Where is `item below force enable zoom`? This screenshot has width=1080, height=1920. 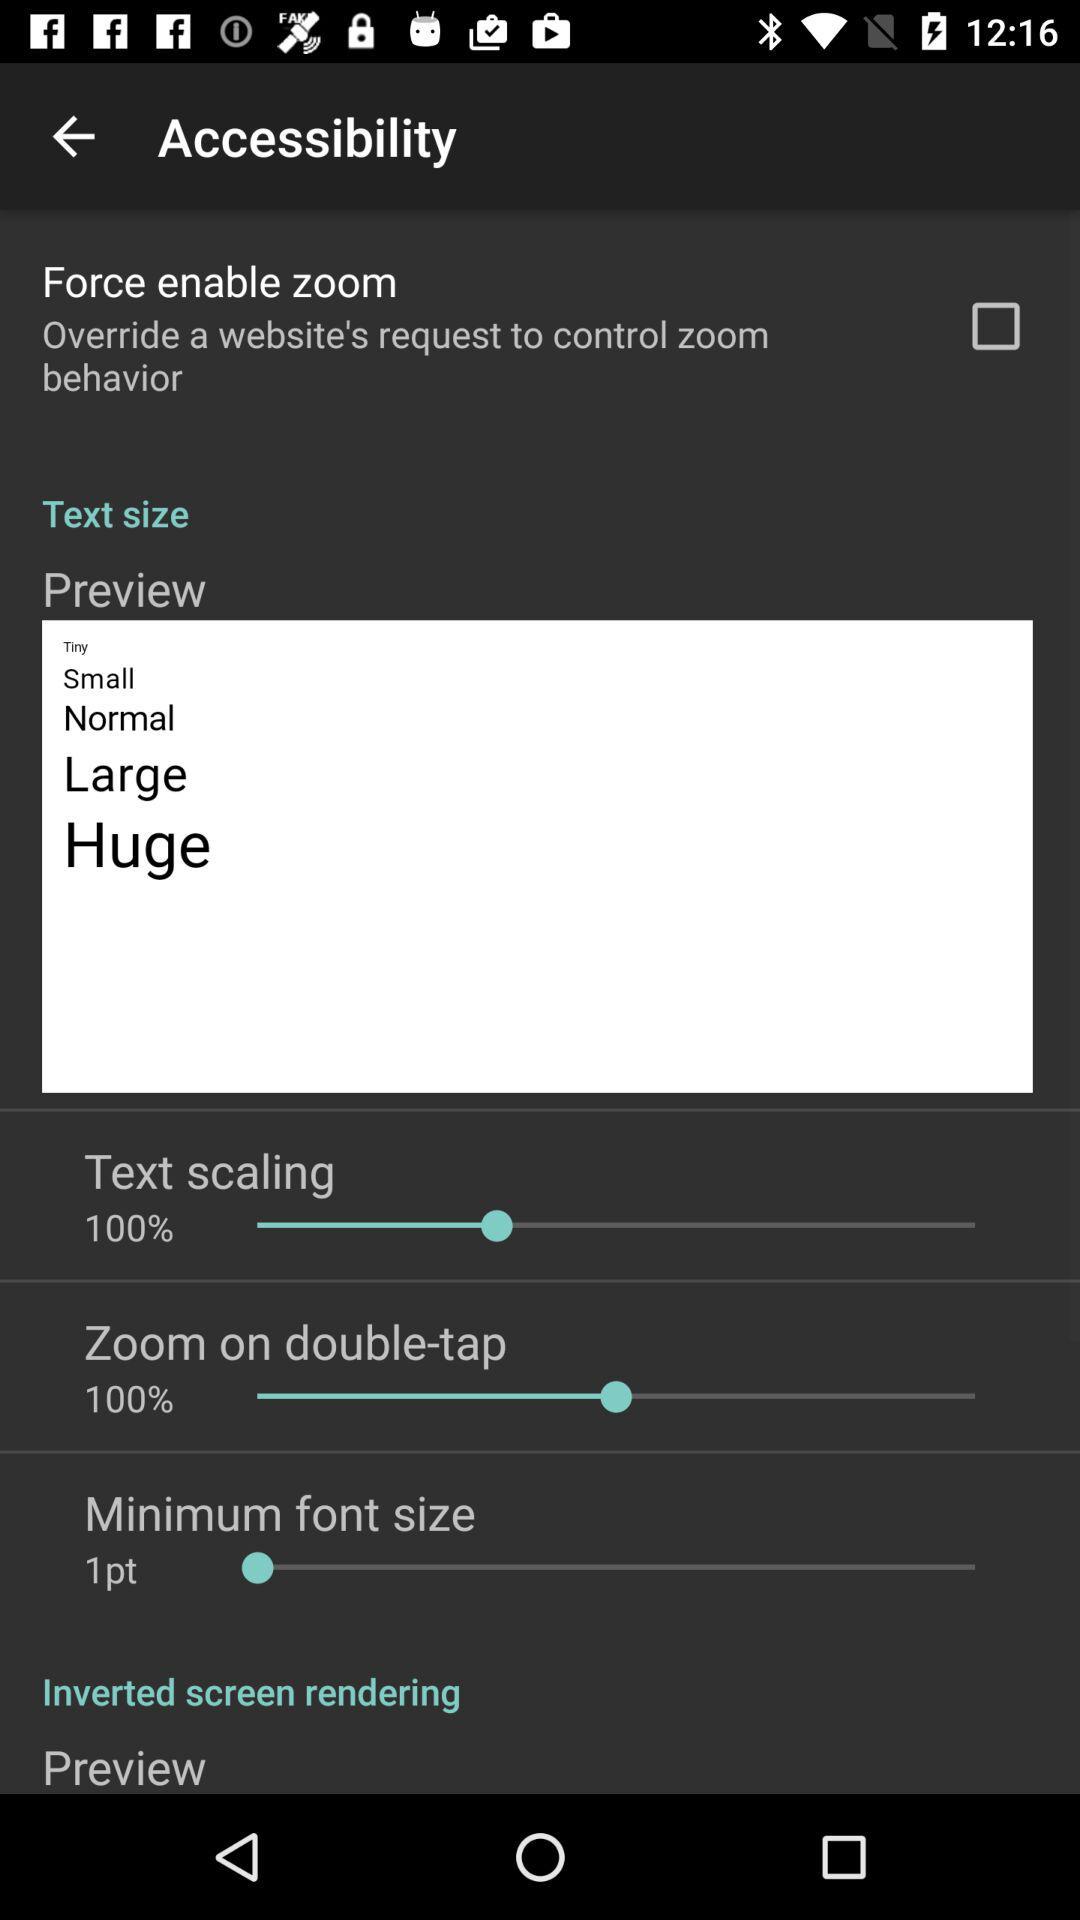
item below force enable zoom is located at coordinates (477, 355).